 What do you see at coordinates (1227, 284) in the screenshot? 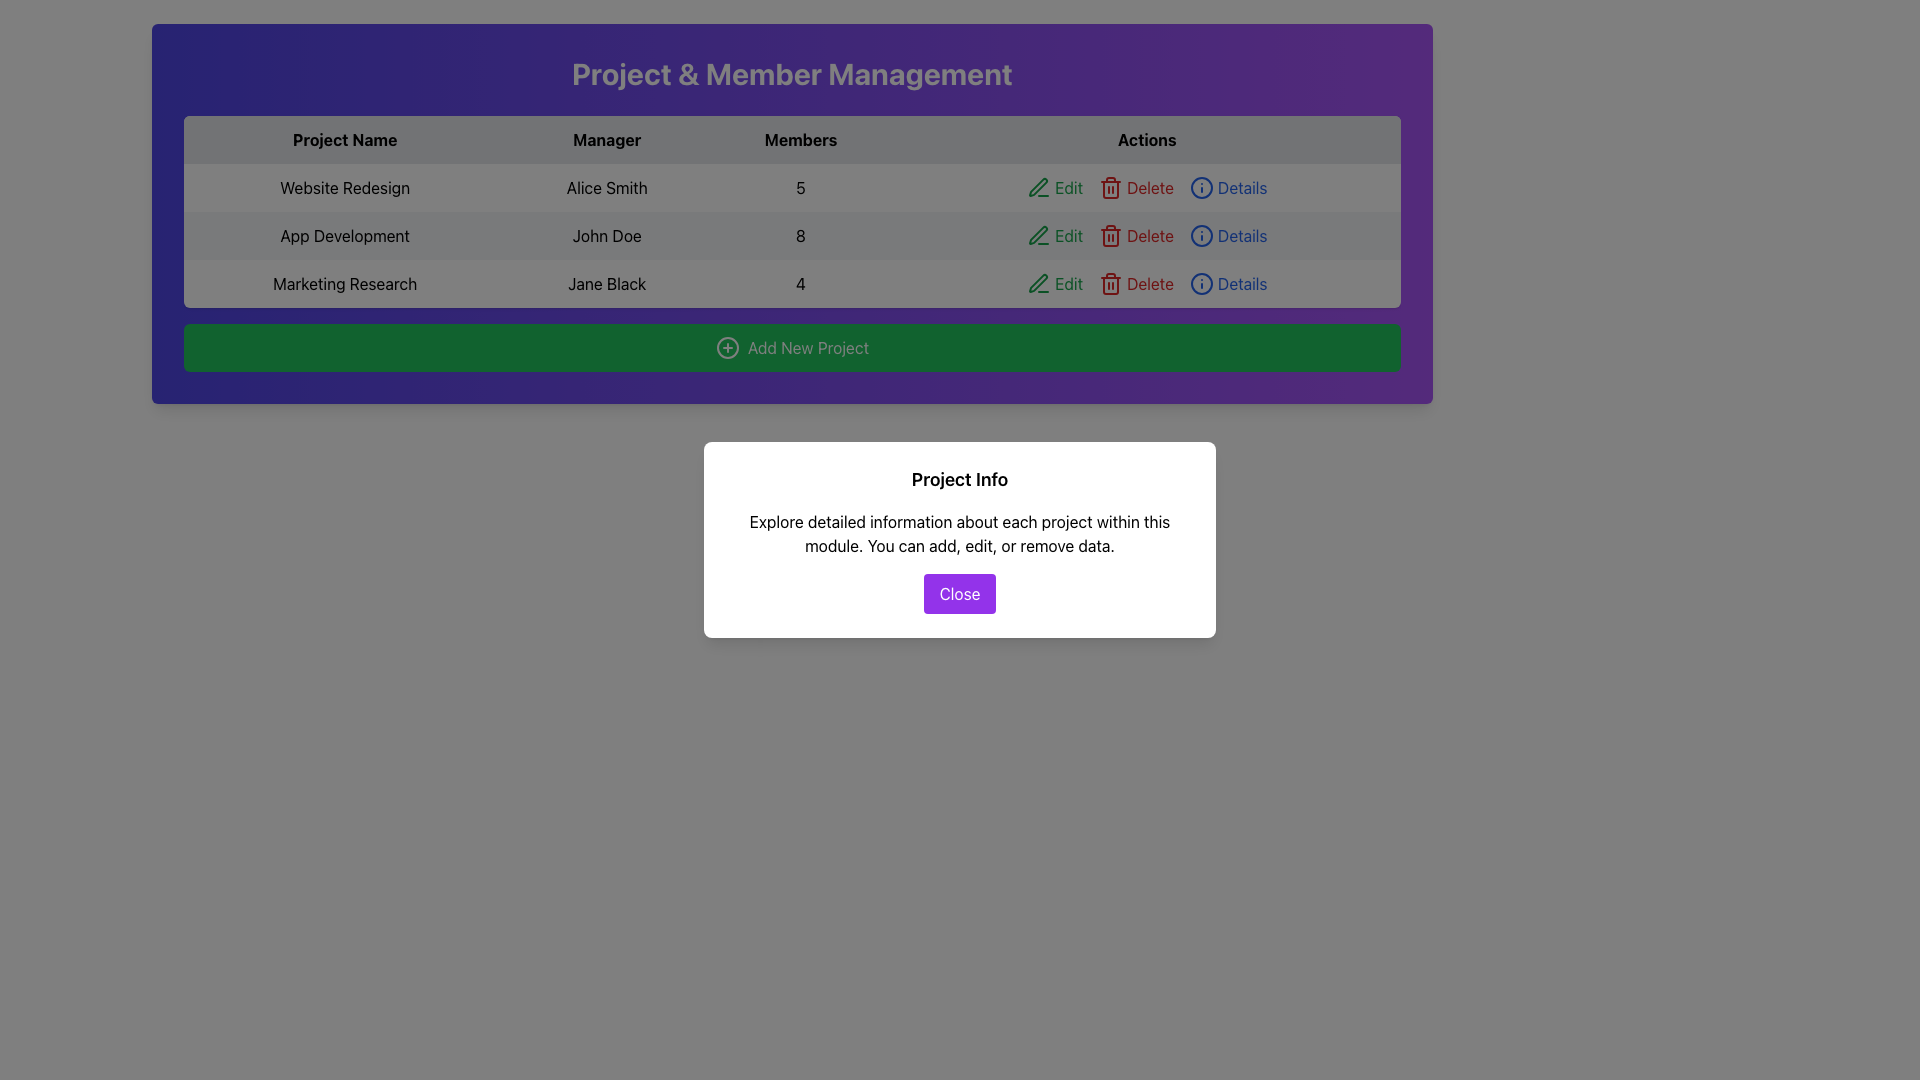
I see `the blue text link labeled 'Details' with an adjacent information icon located in the 'Actions' column of the 'Marketing Research' row` at bounding box center [1227, 284].